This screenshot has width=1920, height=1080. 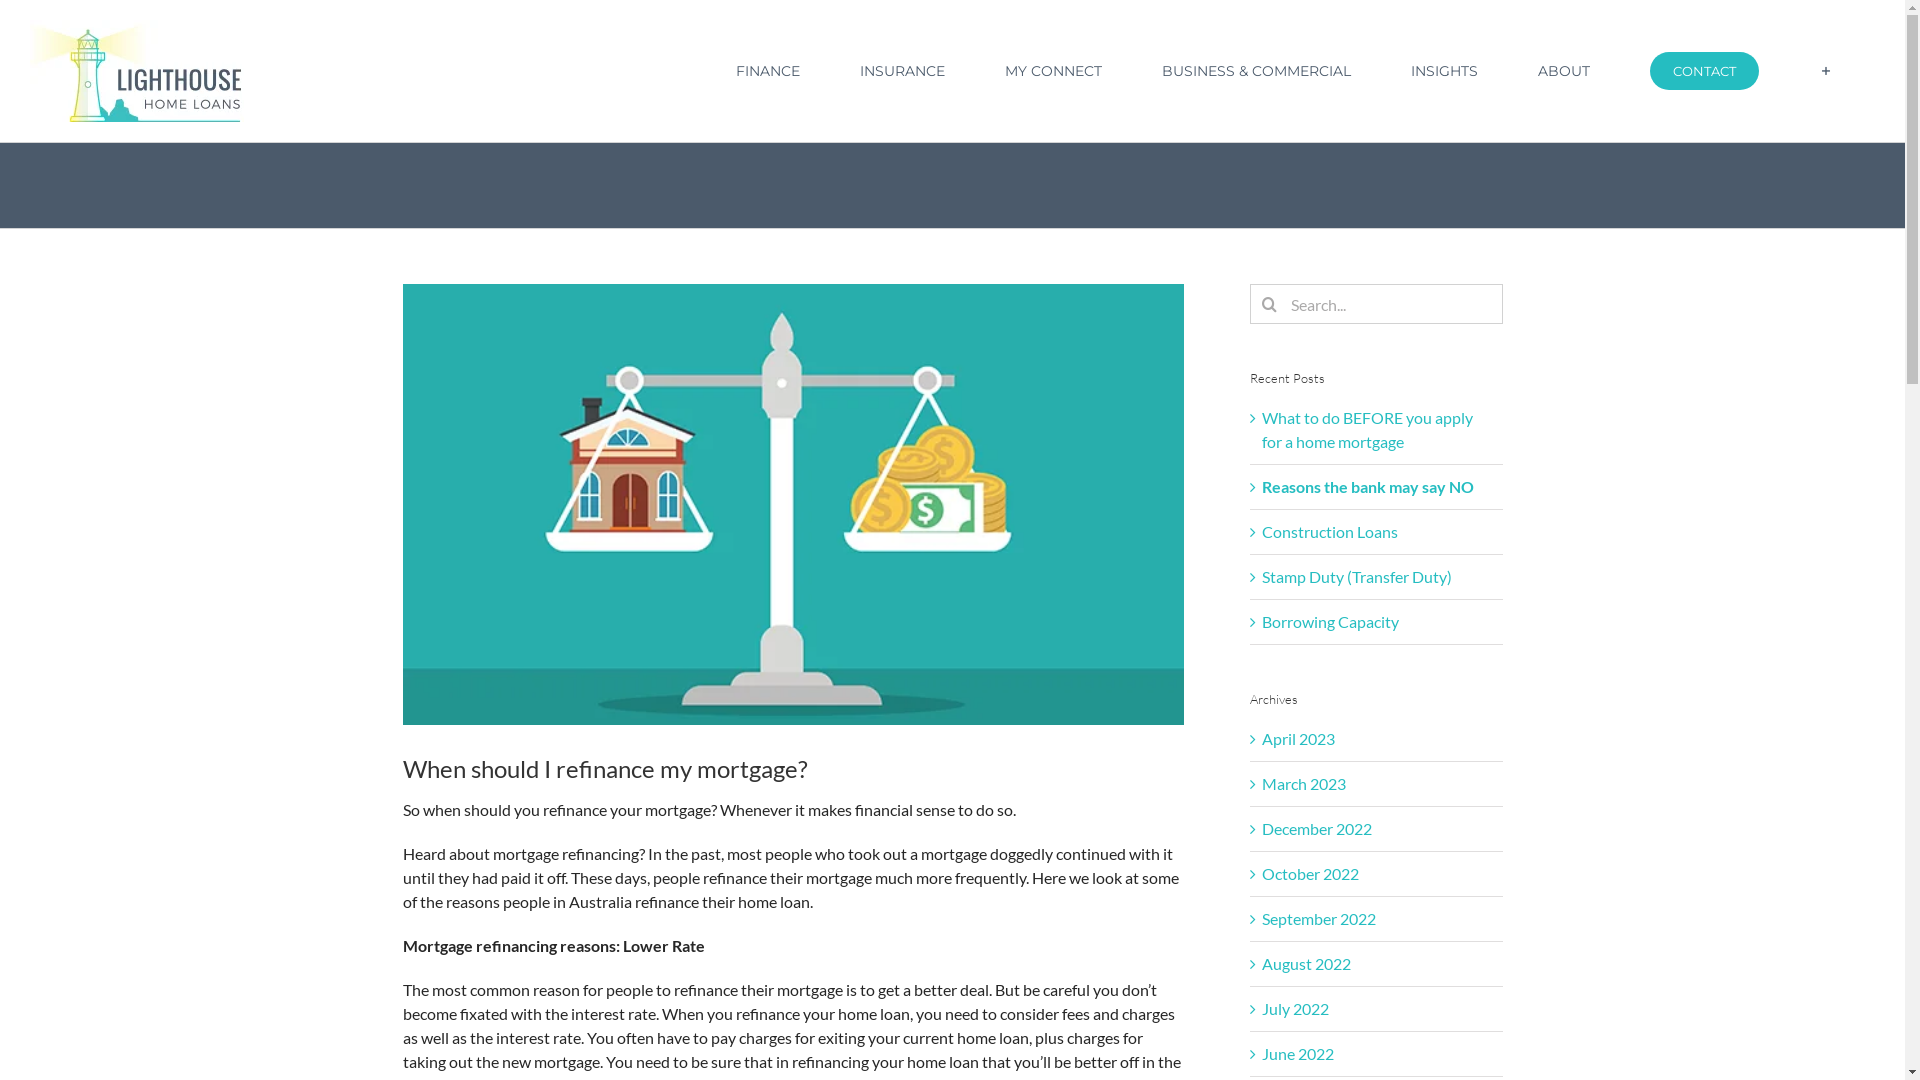 What do you see at coordinates (1444, 69) in the screenshot?
I see `'INSIGHTS'` at bounding box center [1444, 69].